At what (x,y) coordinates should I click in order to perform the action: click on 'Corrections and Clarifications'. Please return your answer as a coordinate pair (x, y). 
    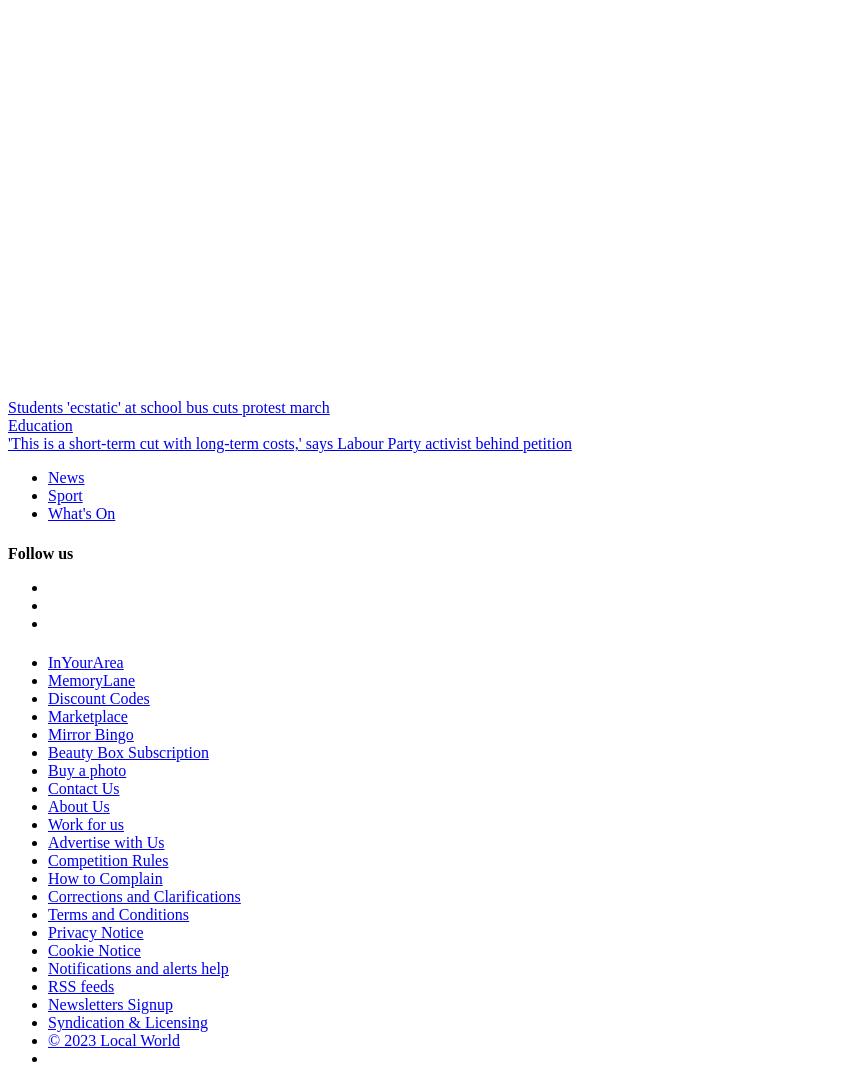
    Looking at the image, I should click on (142, 896).